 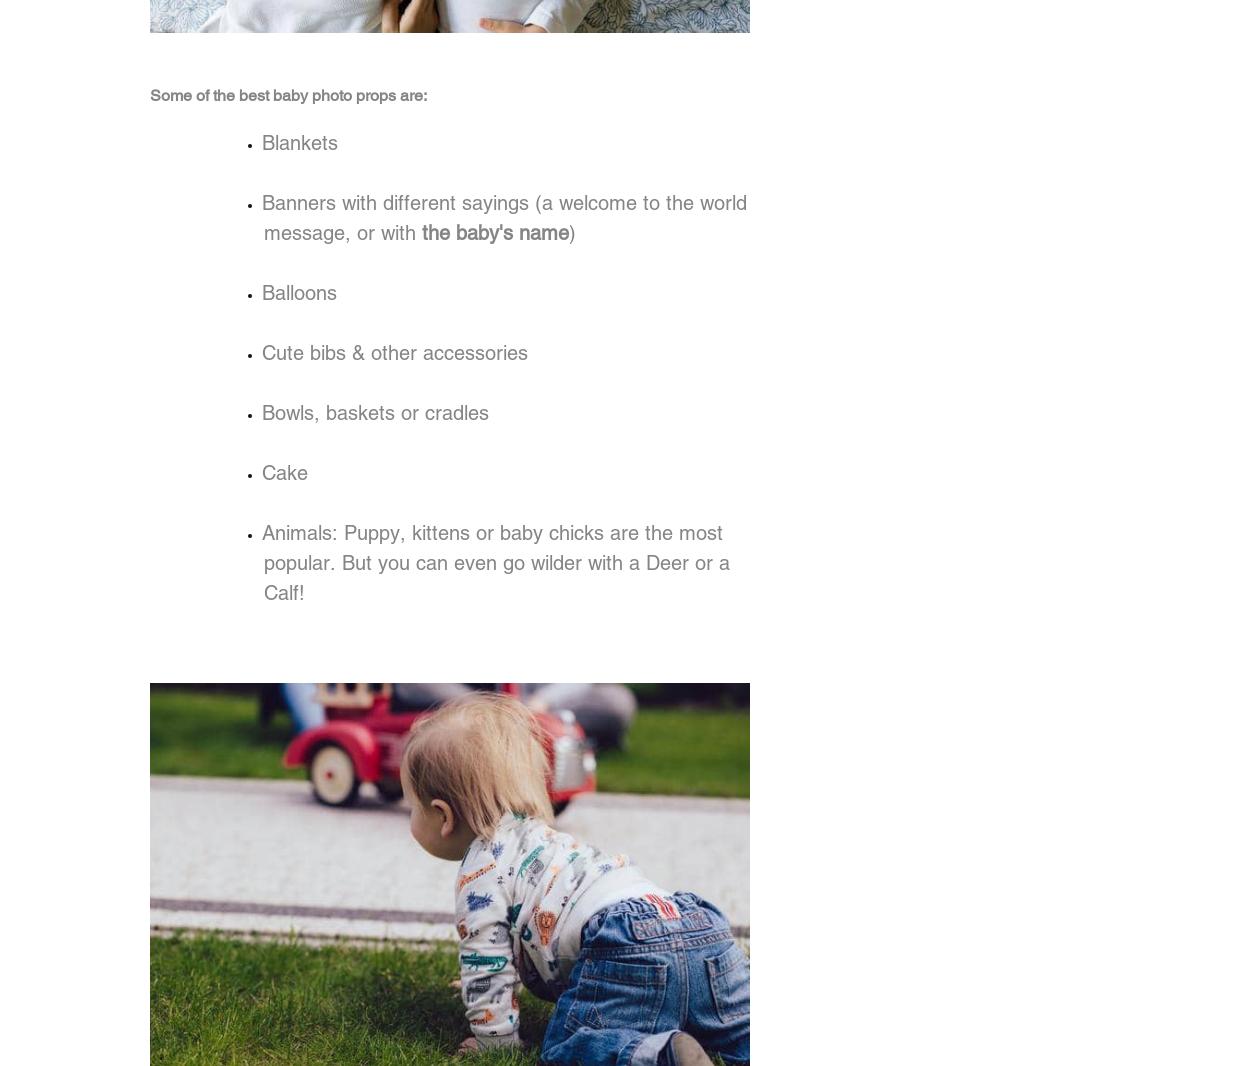 I want to click on 'Balloons', so click(x=299, y=293).